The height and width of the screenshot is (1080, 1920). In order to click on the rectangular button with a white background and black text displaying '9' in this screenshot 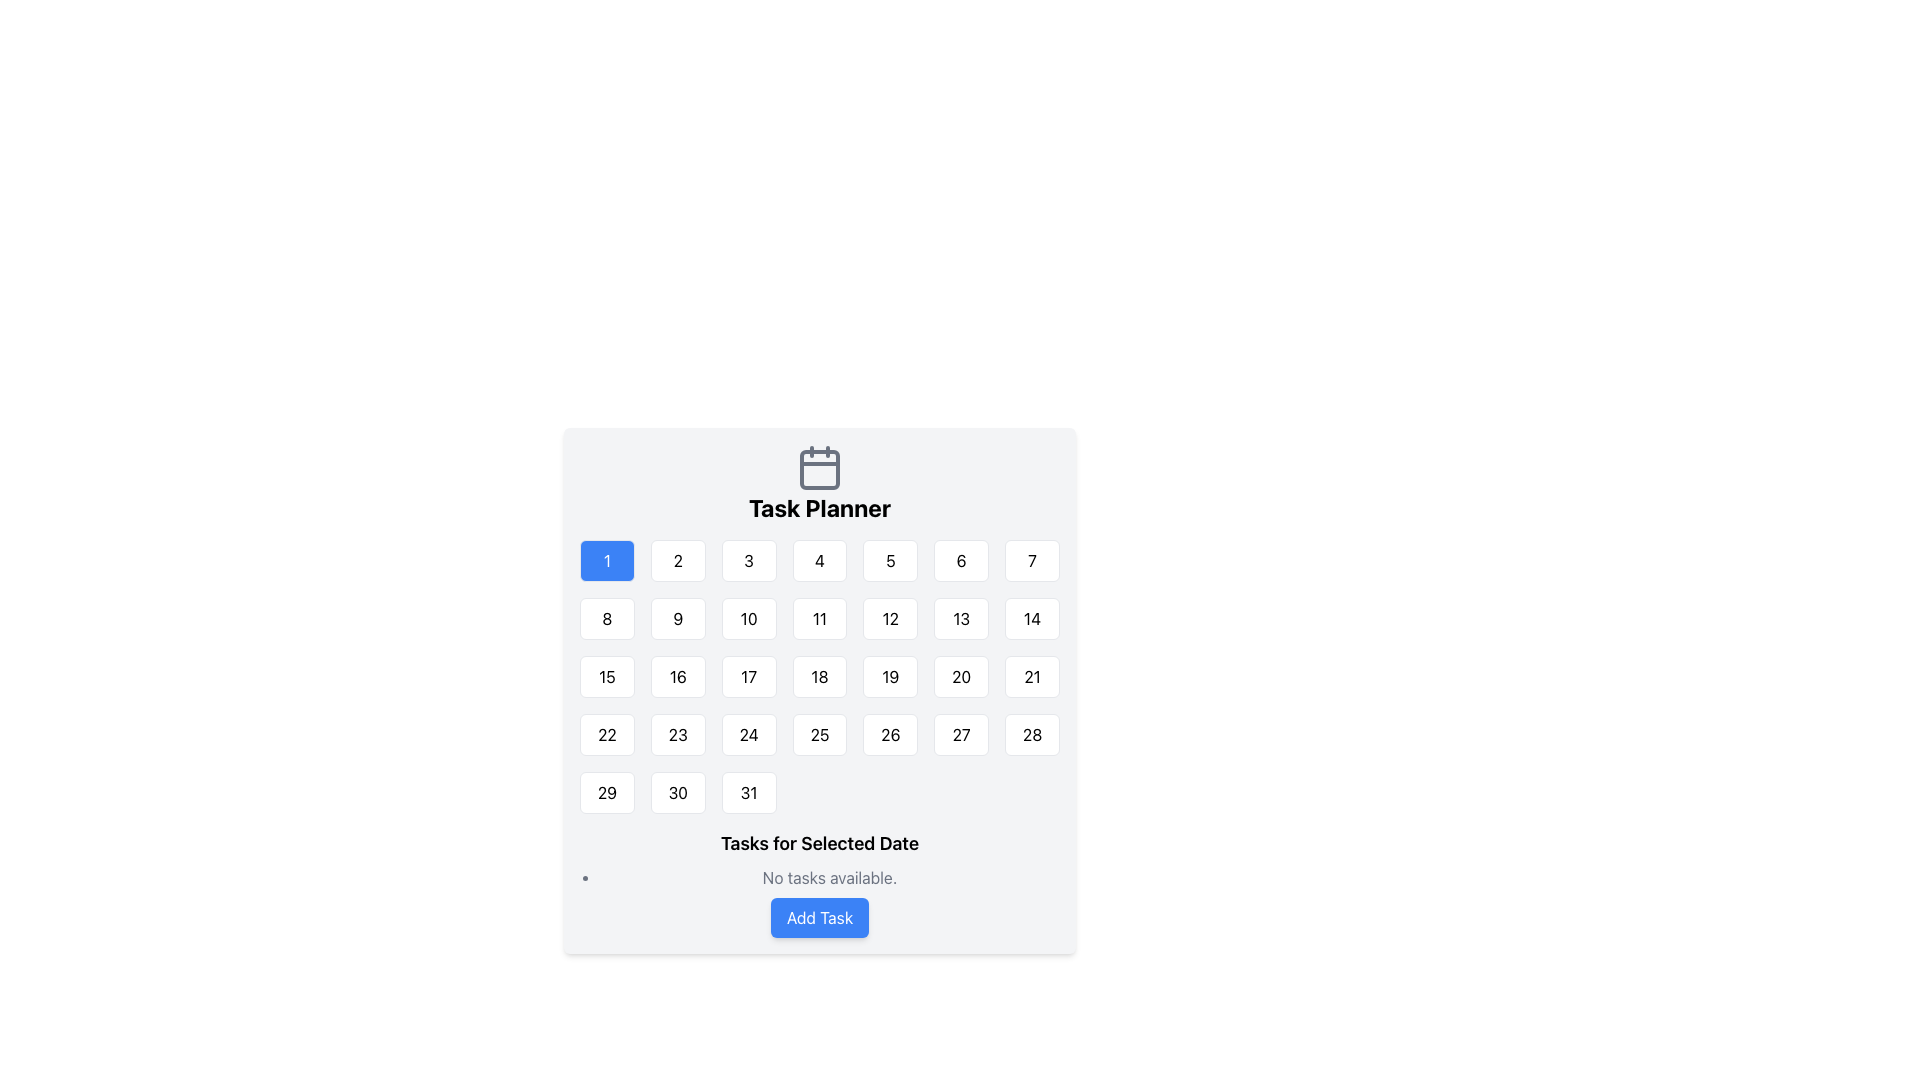, I will do `click(677, 617)`.